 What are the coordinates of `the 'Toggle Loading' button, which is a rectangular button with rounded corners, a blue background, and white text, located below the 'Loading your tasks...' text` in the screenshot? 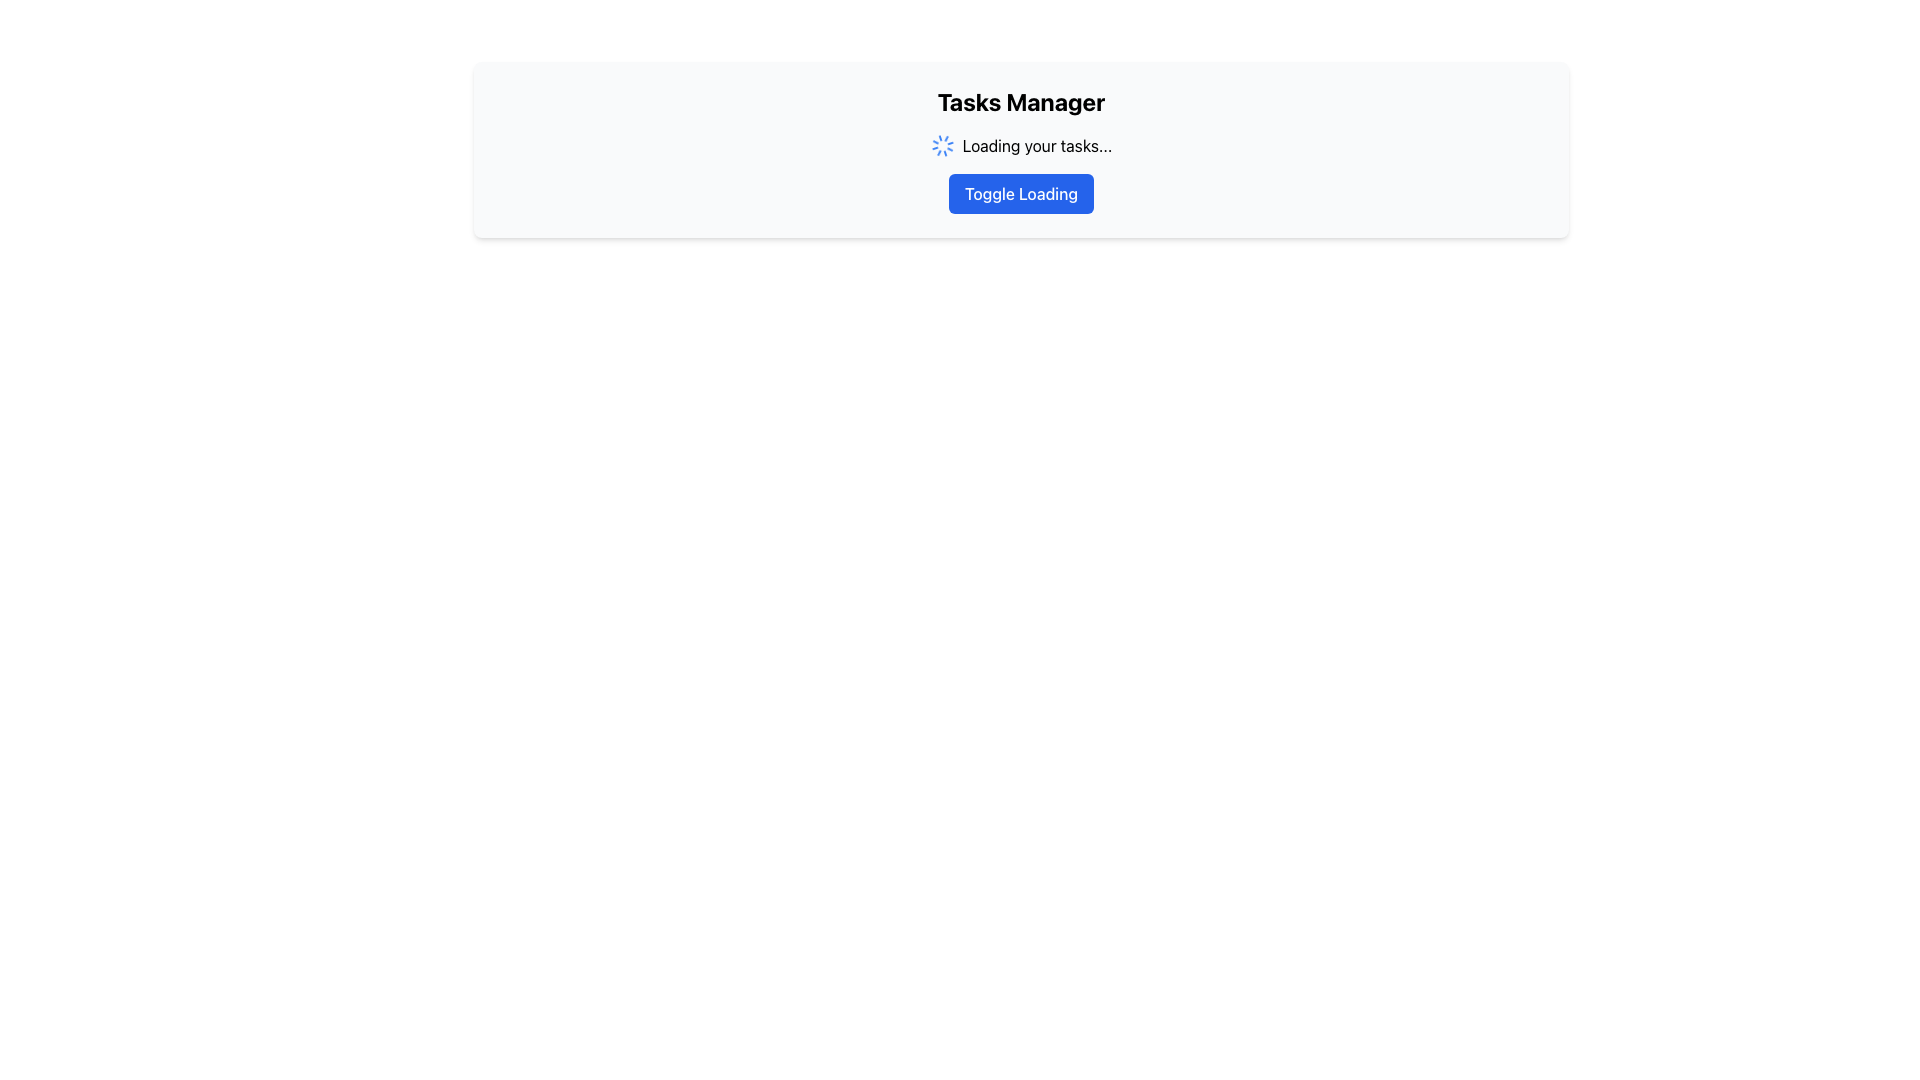 It's located at (1021, 193).